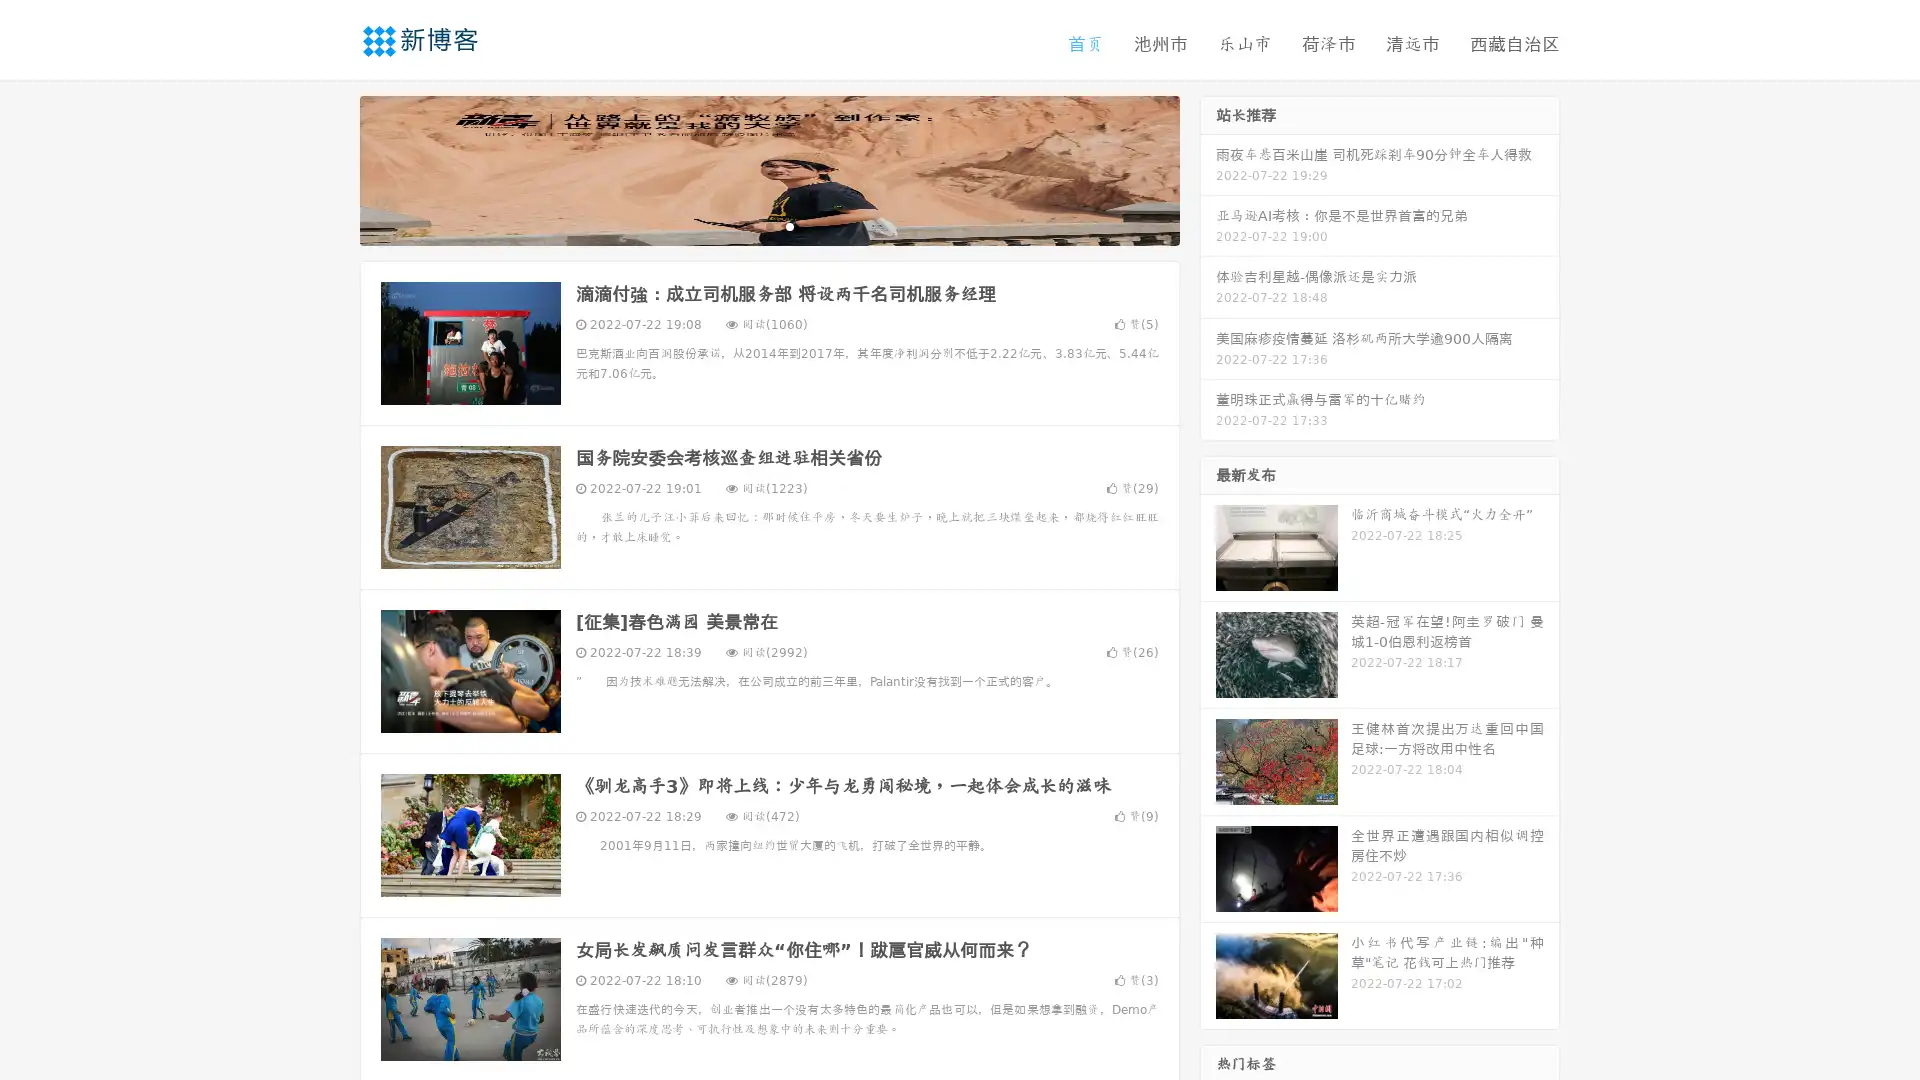 Image resolution: width=1920 pixels, height=1080 pixels. Describe the element at coordinates (768, 225) in the screenshot. I see `Go to slide 2` at that location.